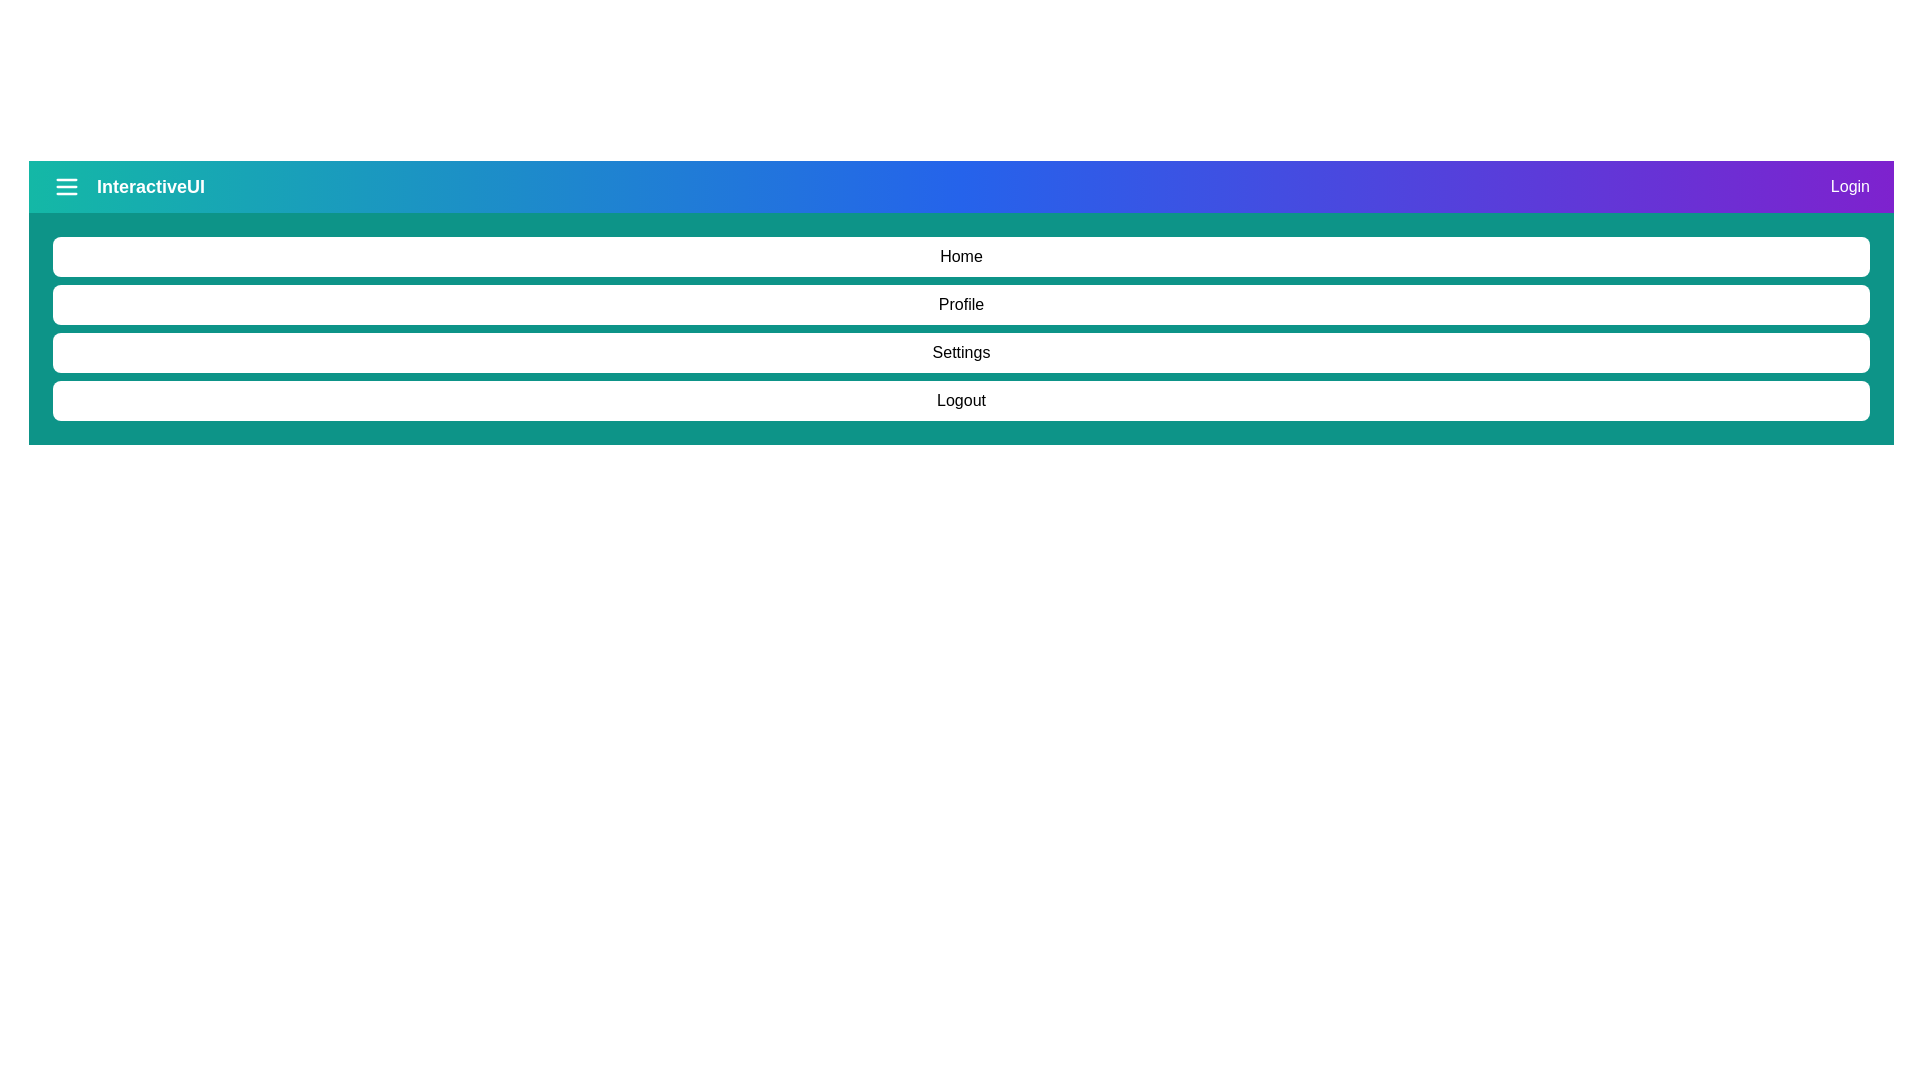 Image resolution: width=1920 pixels, height=1080 pixels. Describe the element at coordinates (128, 186) in the screenshot. I see `the header text 'InteractiveUI'` at that location.